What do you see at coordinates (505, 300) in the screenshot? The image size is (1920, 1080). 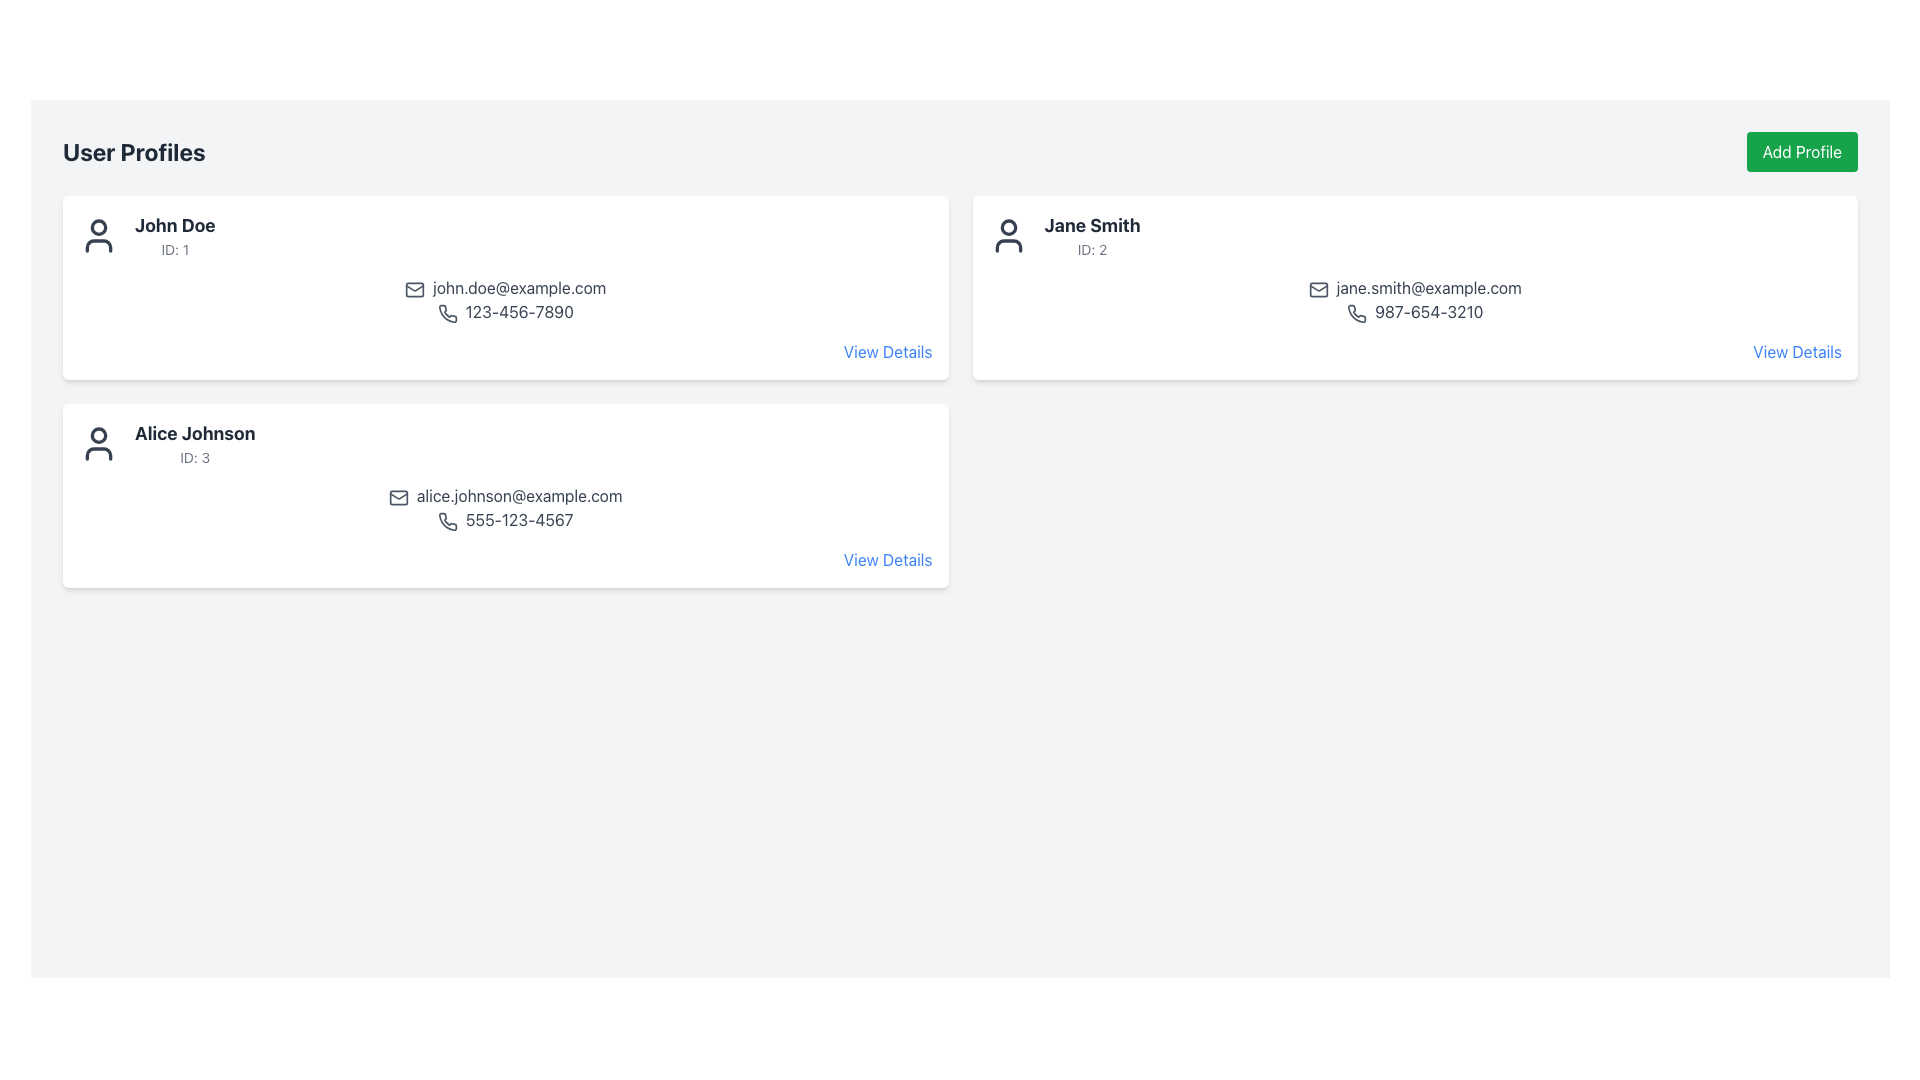 I see `the contact information text and icon representation located in the first profile card under the name 'John Doe' to initiate potential interactions via email or phone number` at bounding box center [505, 300].